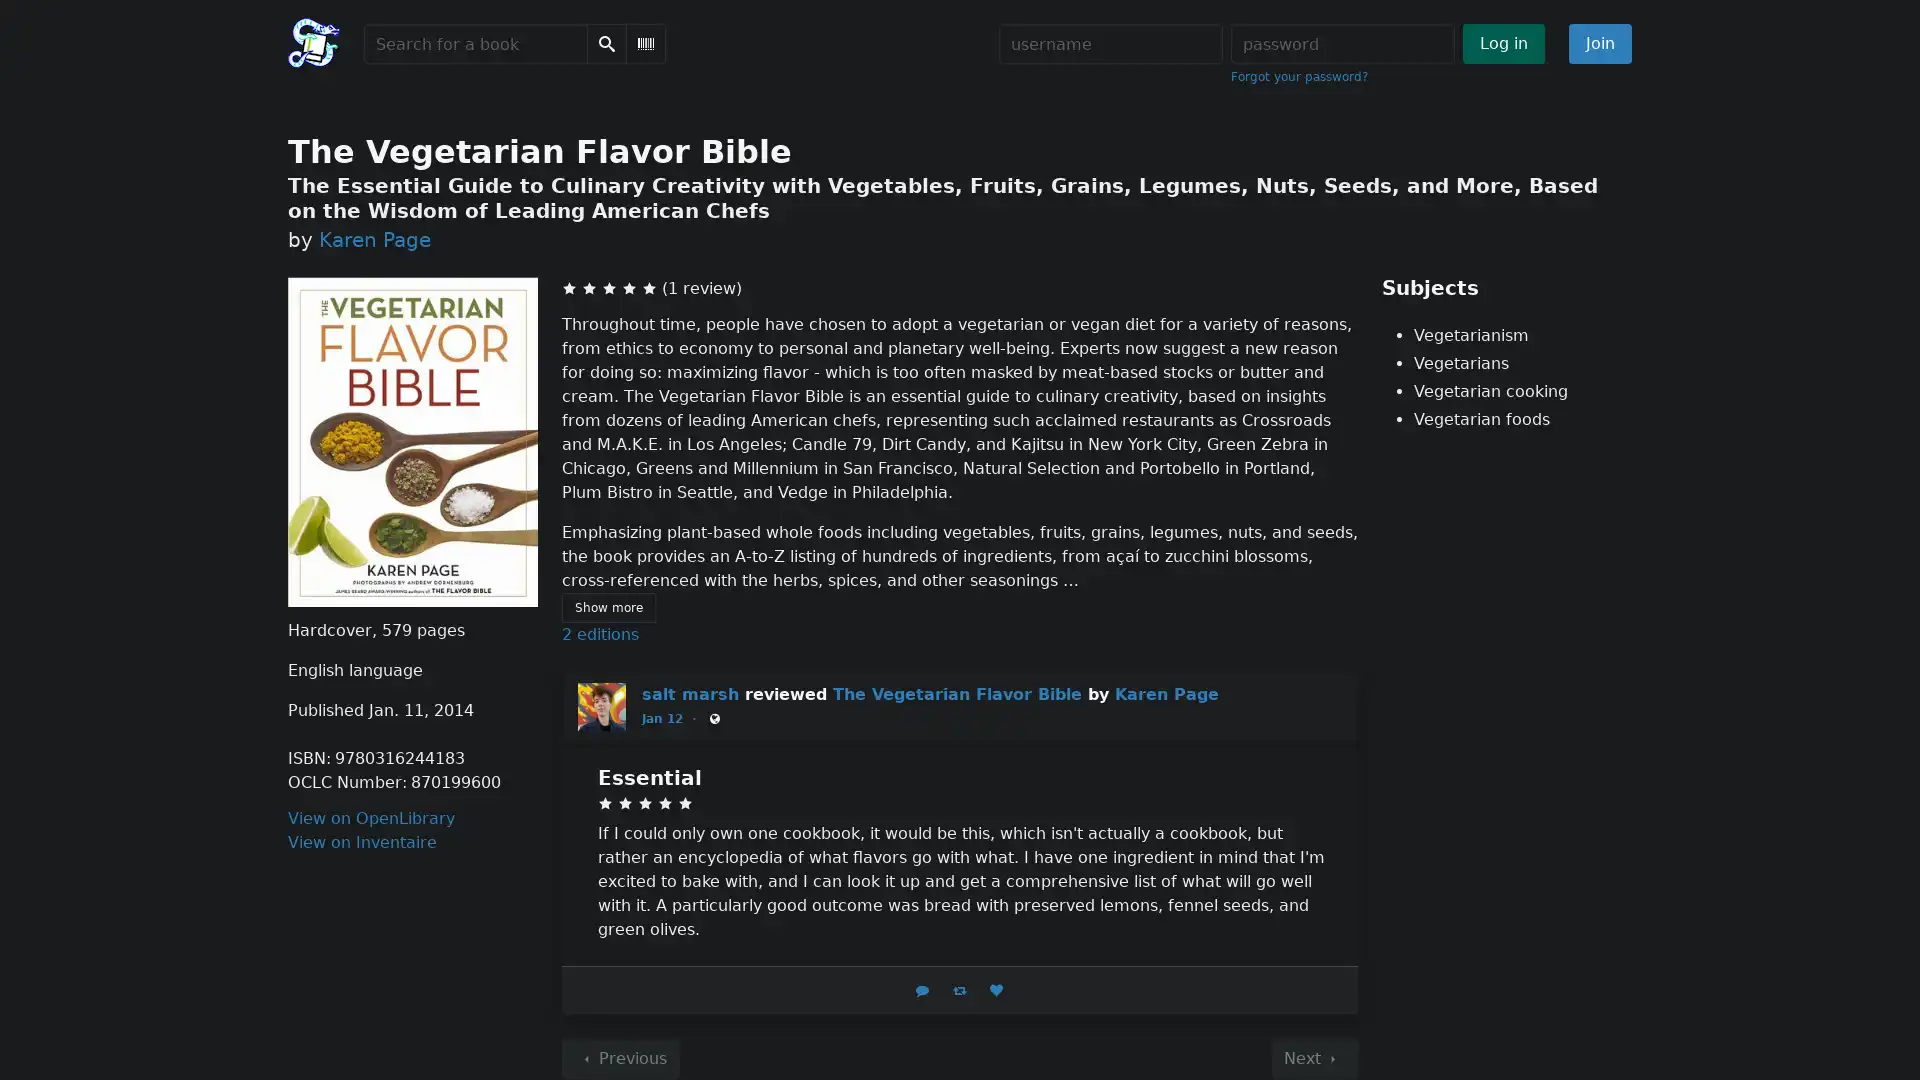 The image size is (1920, 1080). What do you see at coordinates (411, 441) in the screenshot?
I see `The Vegetarian Flavor Bible (Hardcover, 2014) Click to enlarge` at bounding box center [411, 441].